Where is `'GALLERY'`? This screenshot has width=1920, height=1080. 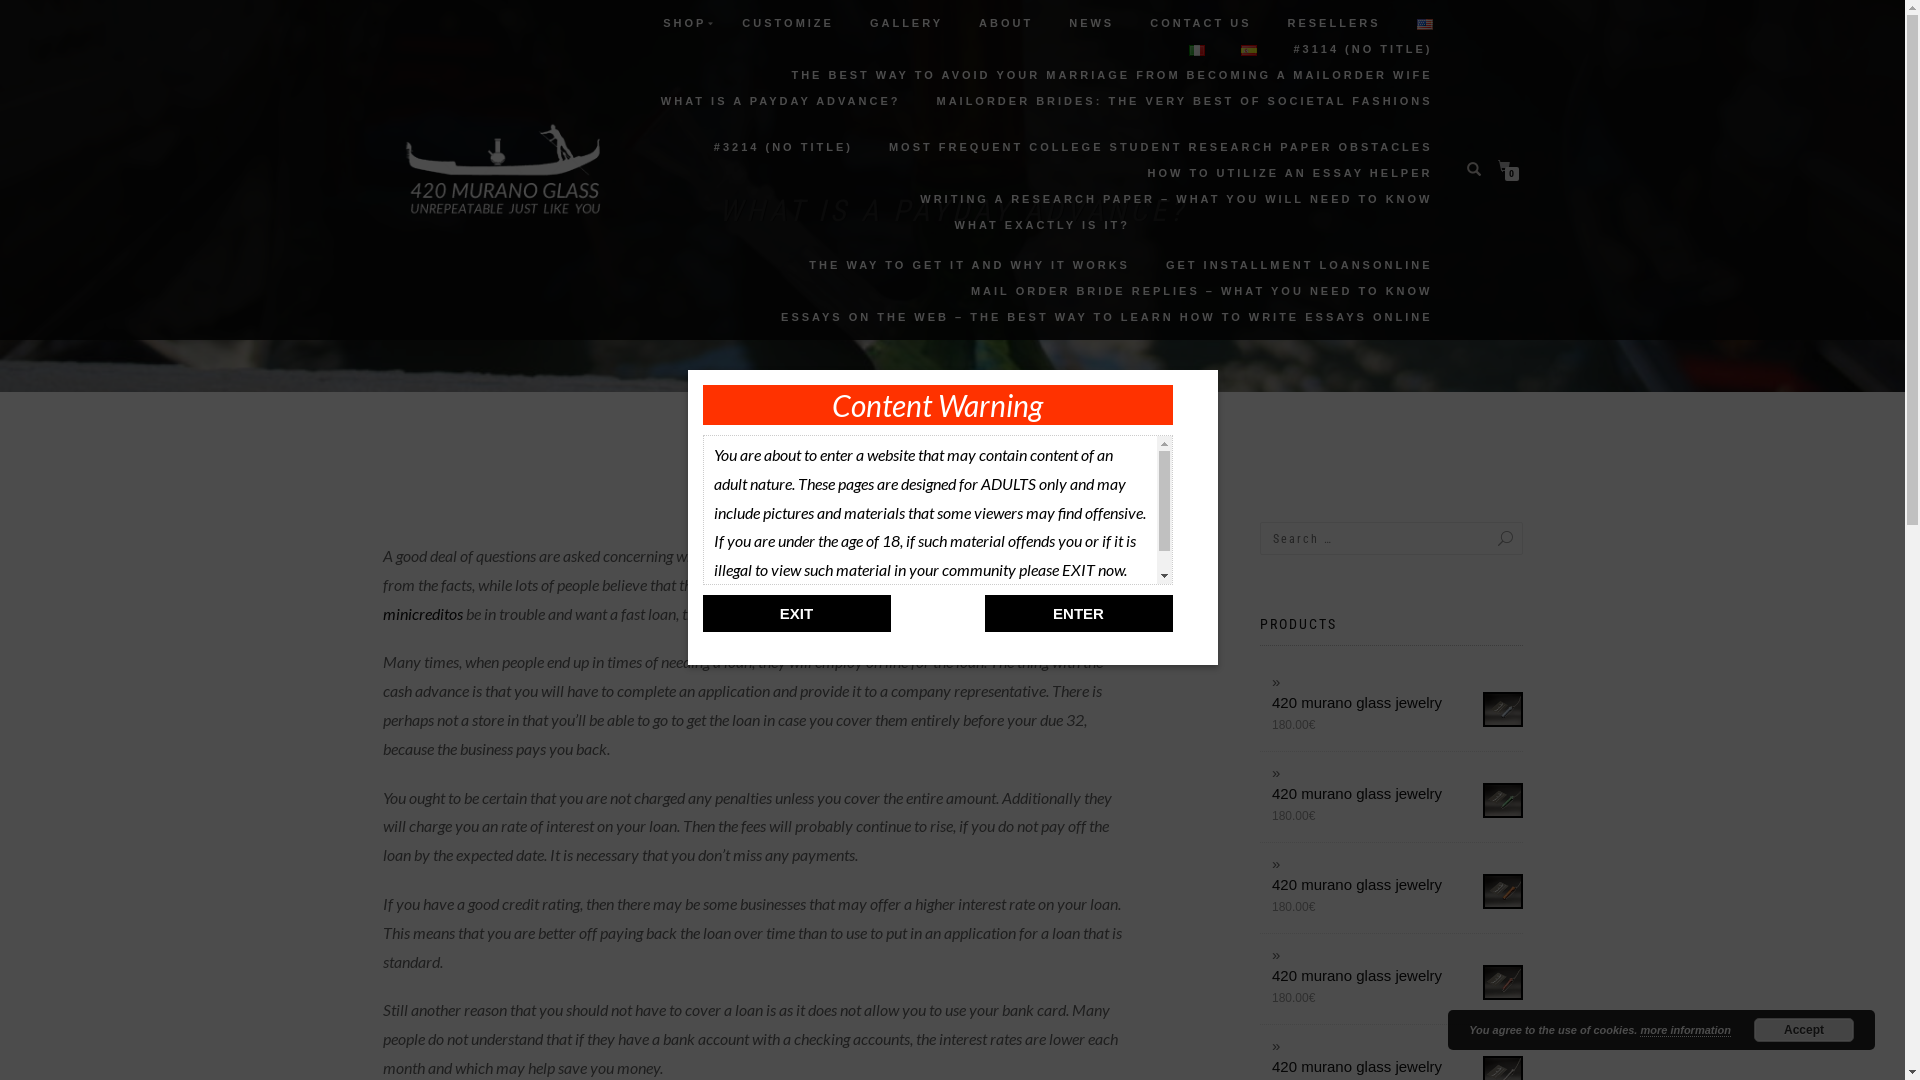
'GALLERY' is located at coordinates (905, 23).